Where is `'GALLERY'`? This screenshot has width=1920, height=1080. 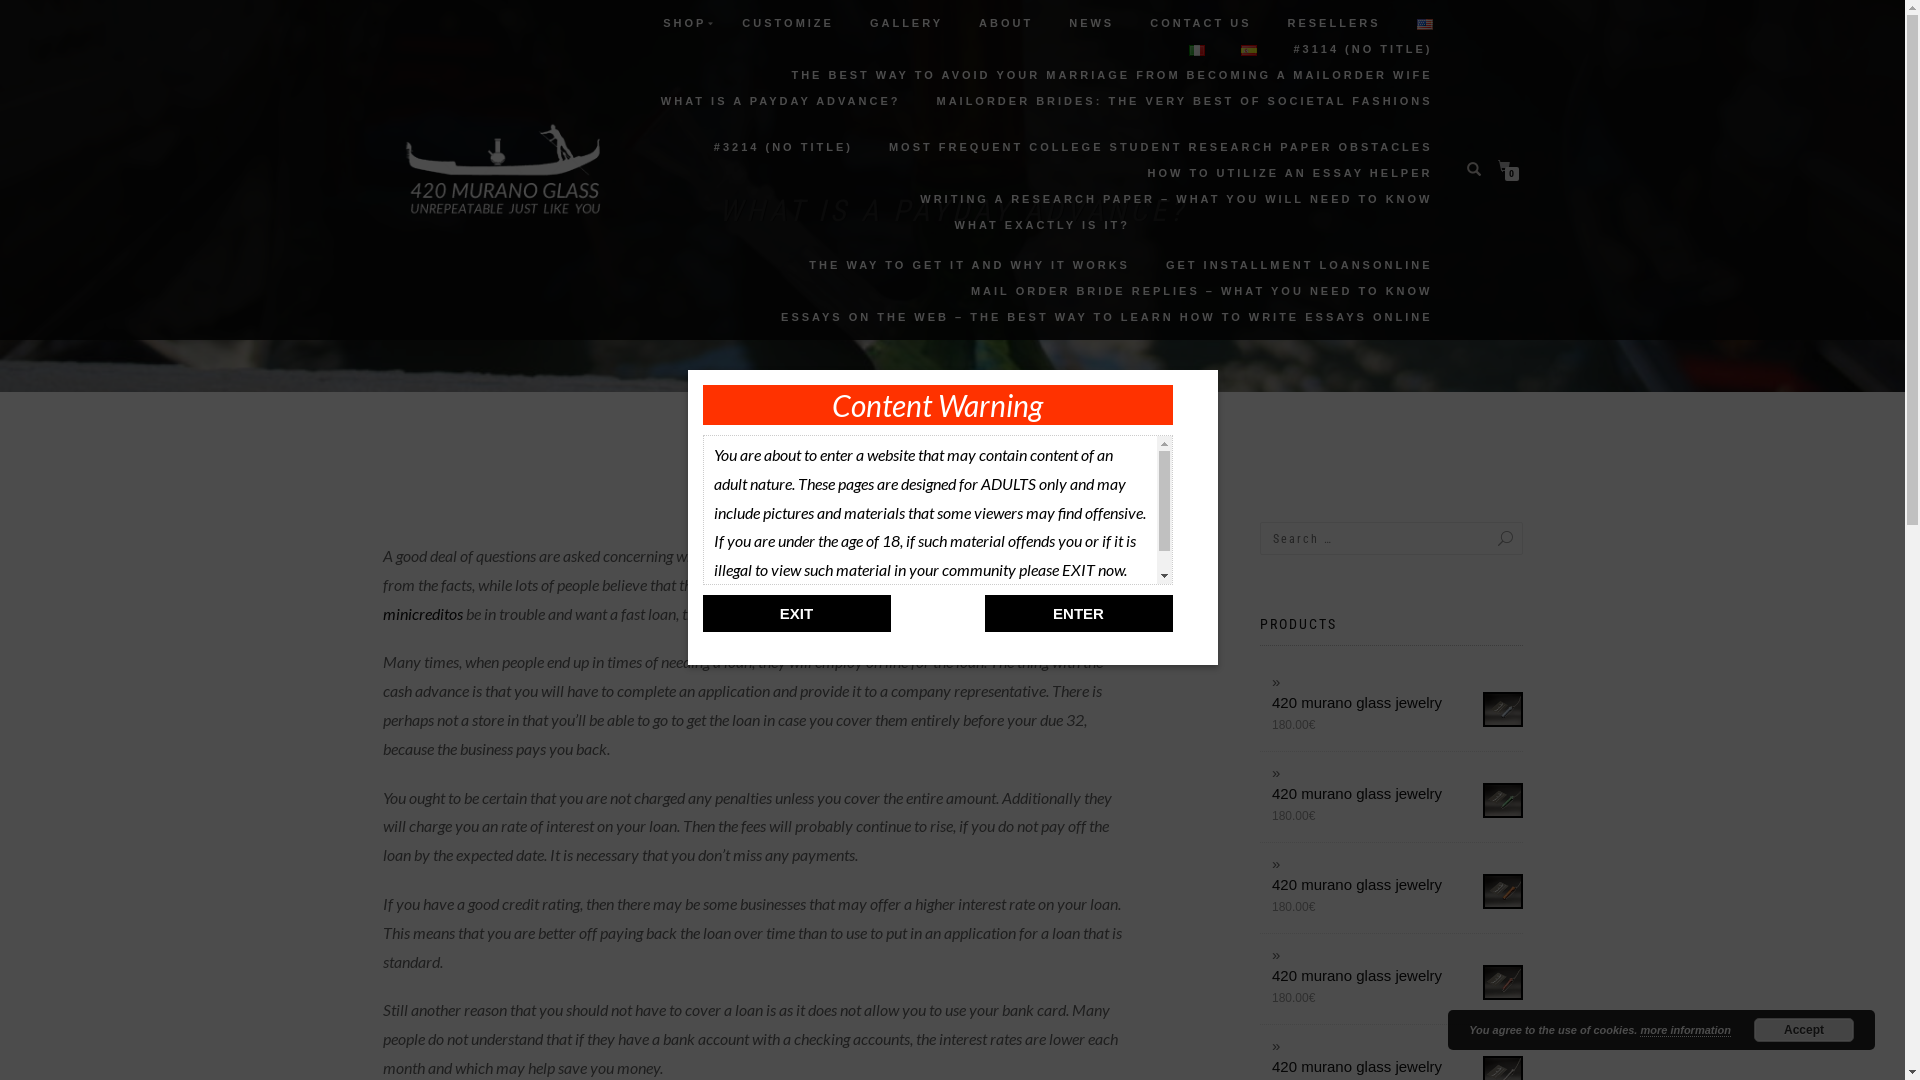
'GALLERY' is located at coordinates (905, 23).